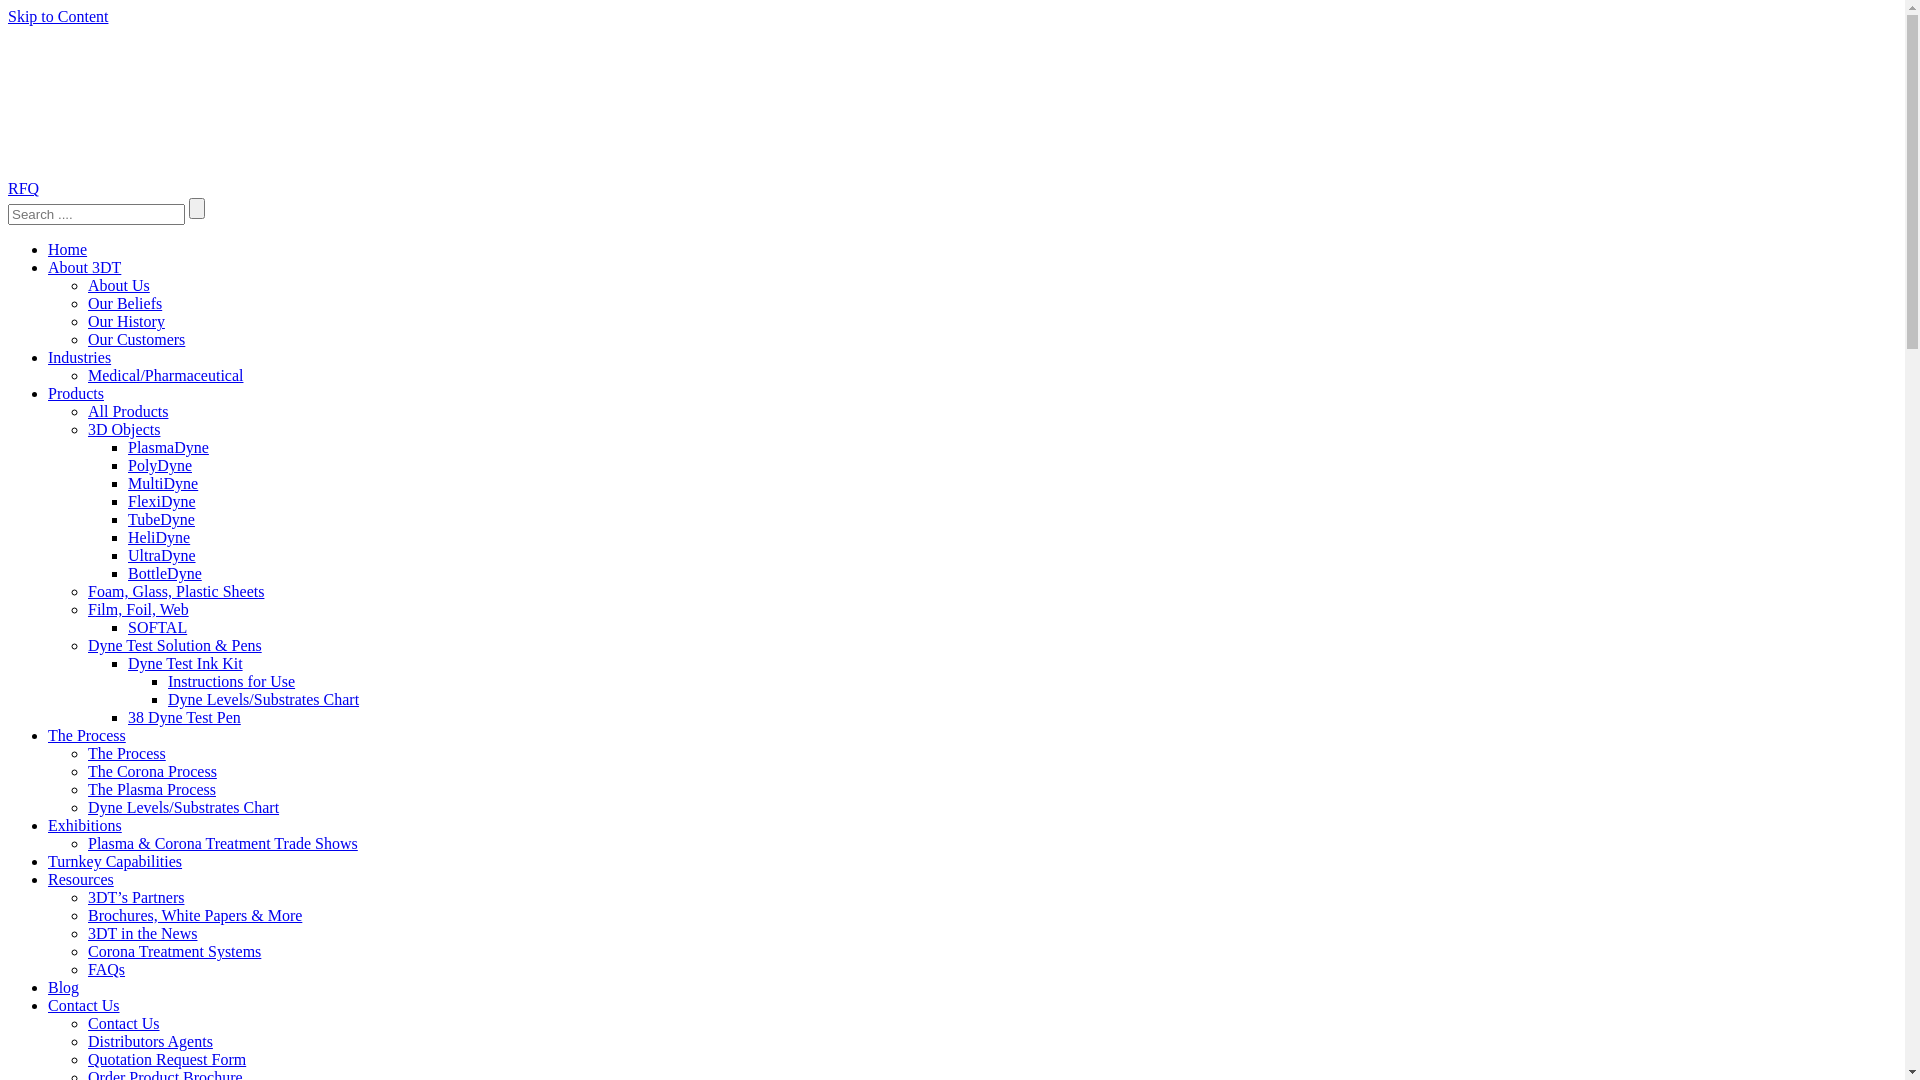 The height and width of the screenshot is (1080, 1920). What do you see at coordinates (105, 968) in the screenshot?
I see `'FAQs'` at bounding box center [105, 968].